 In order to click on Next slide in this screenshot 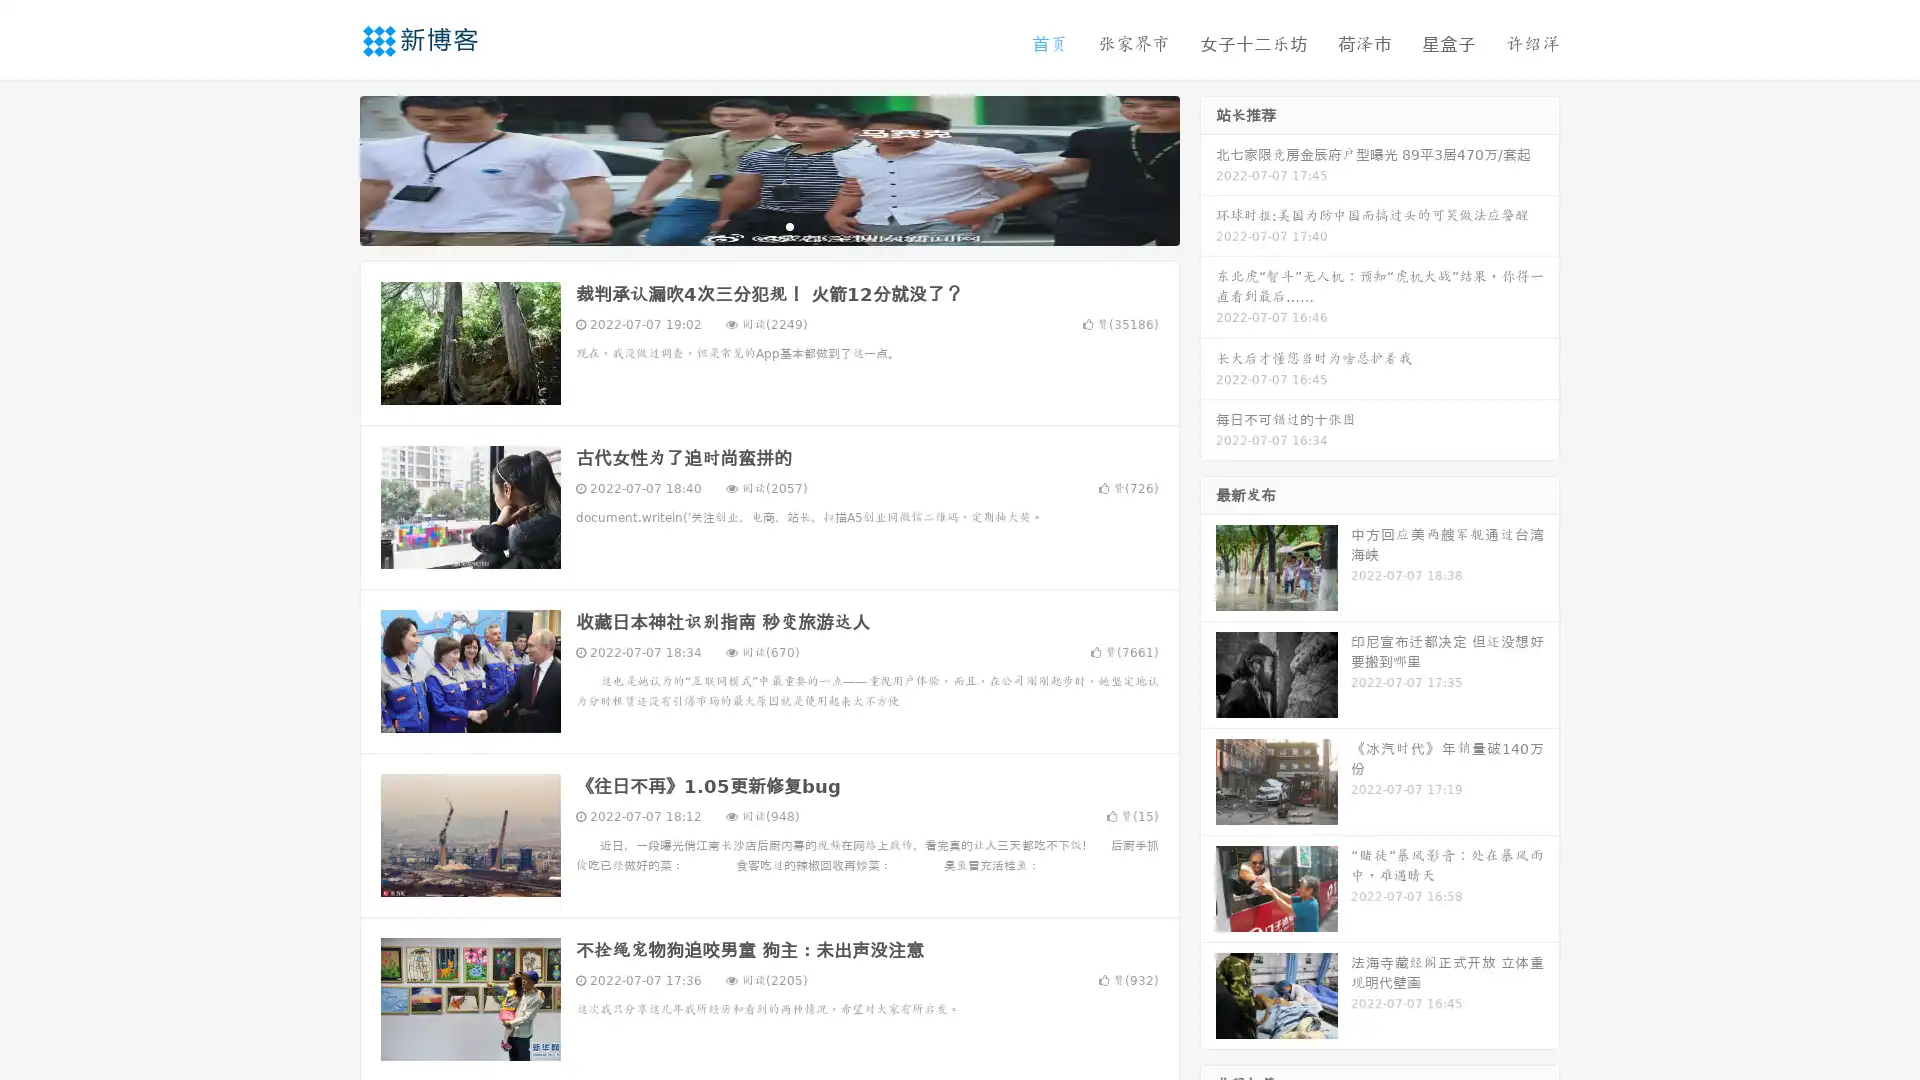, I will do `click(1208, 168)`.